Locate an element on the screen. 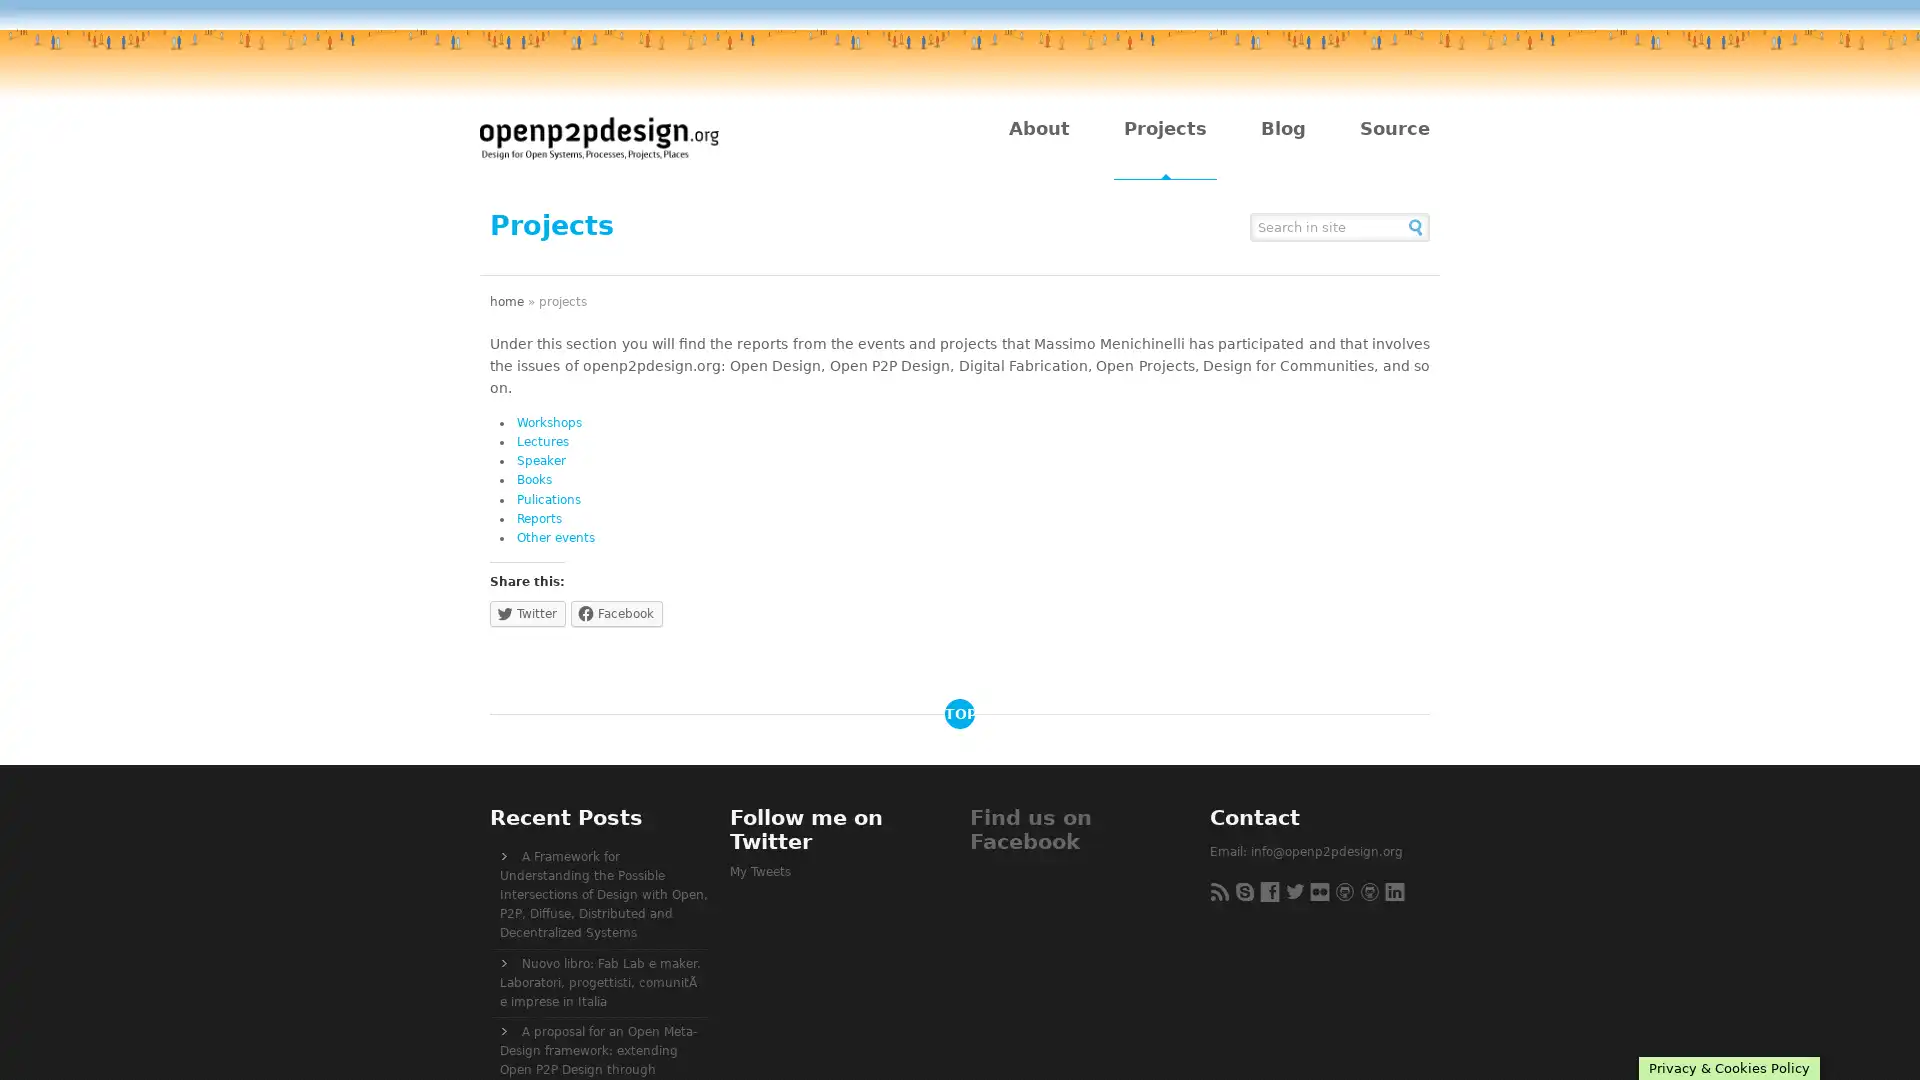 This screenshot has width=1920, height=1080. Search is located at coordinates (1415, 225).